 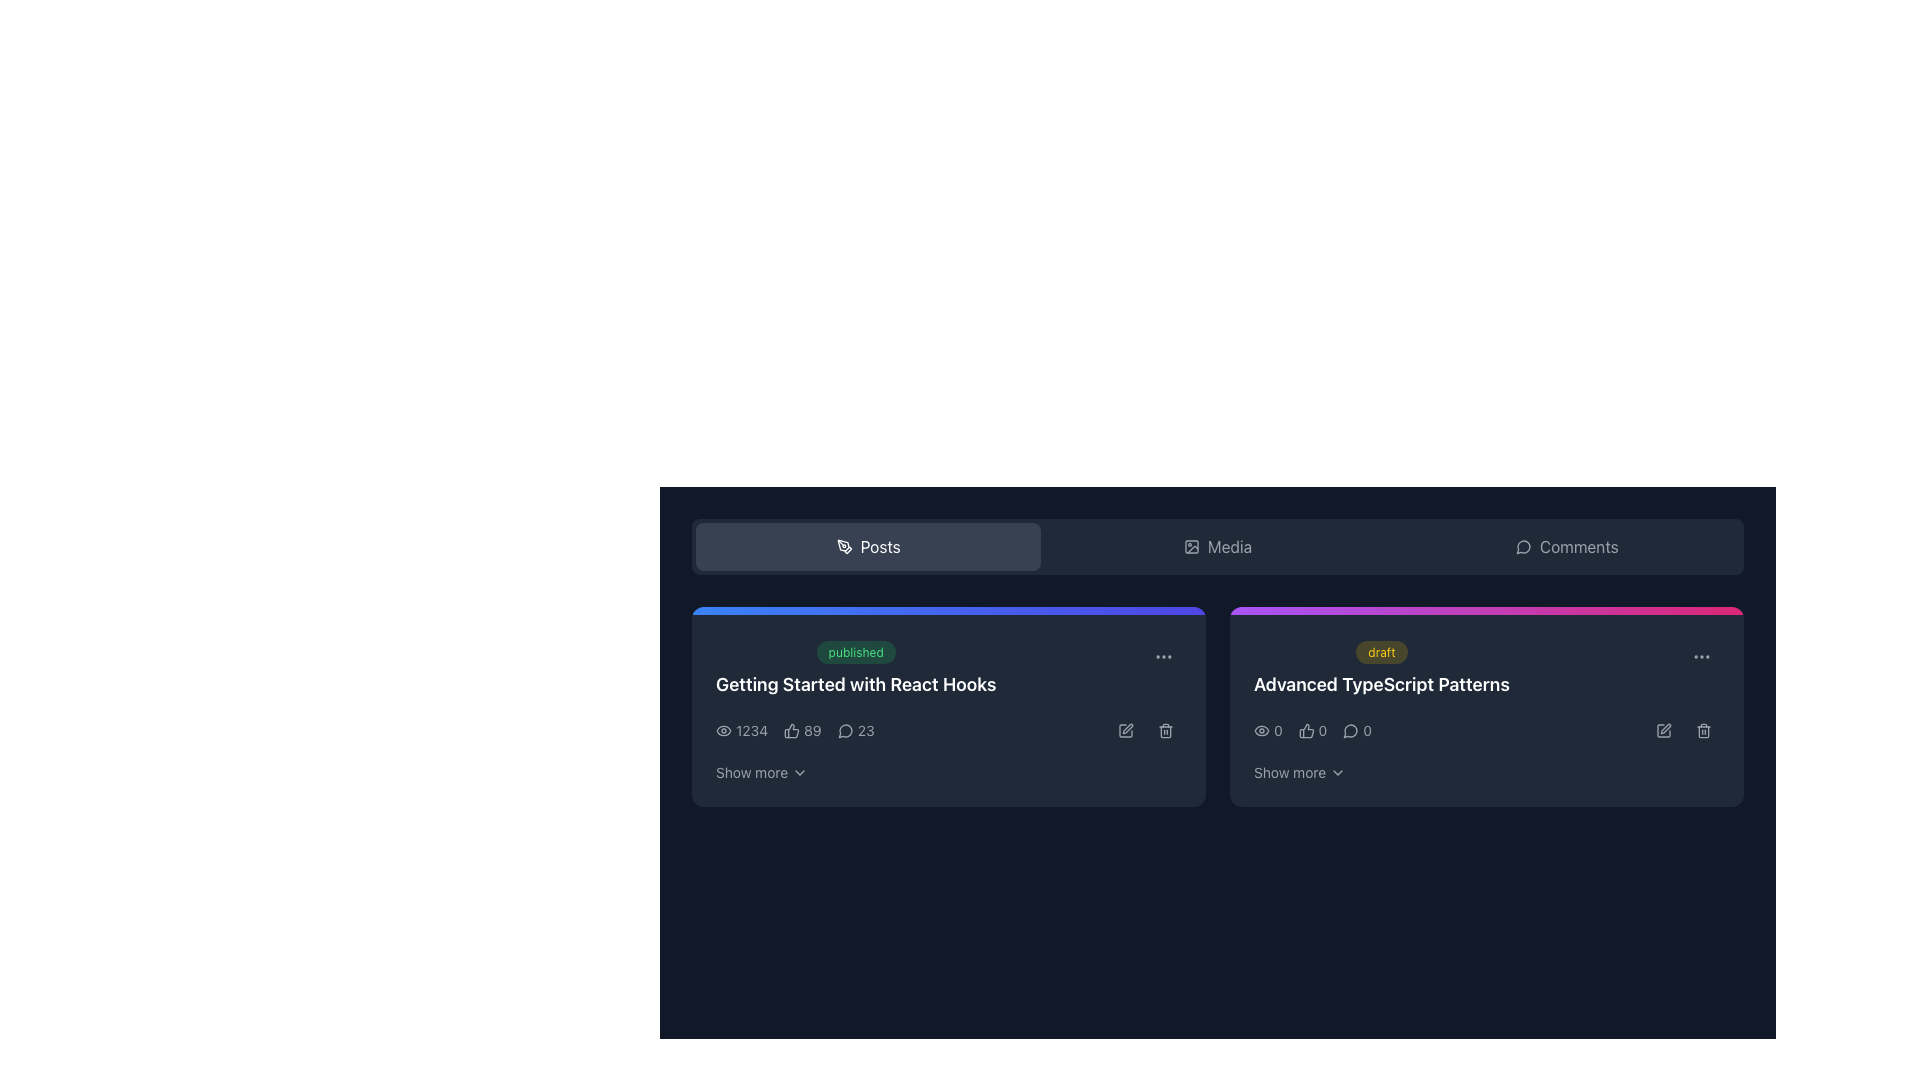 What do you see at coordinates (845, 731) in the screenshot?
I see `the speech bubble icon indicating comments, located to the left of the numeric count '23.'` at bounding box center [845, 731].